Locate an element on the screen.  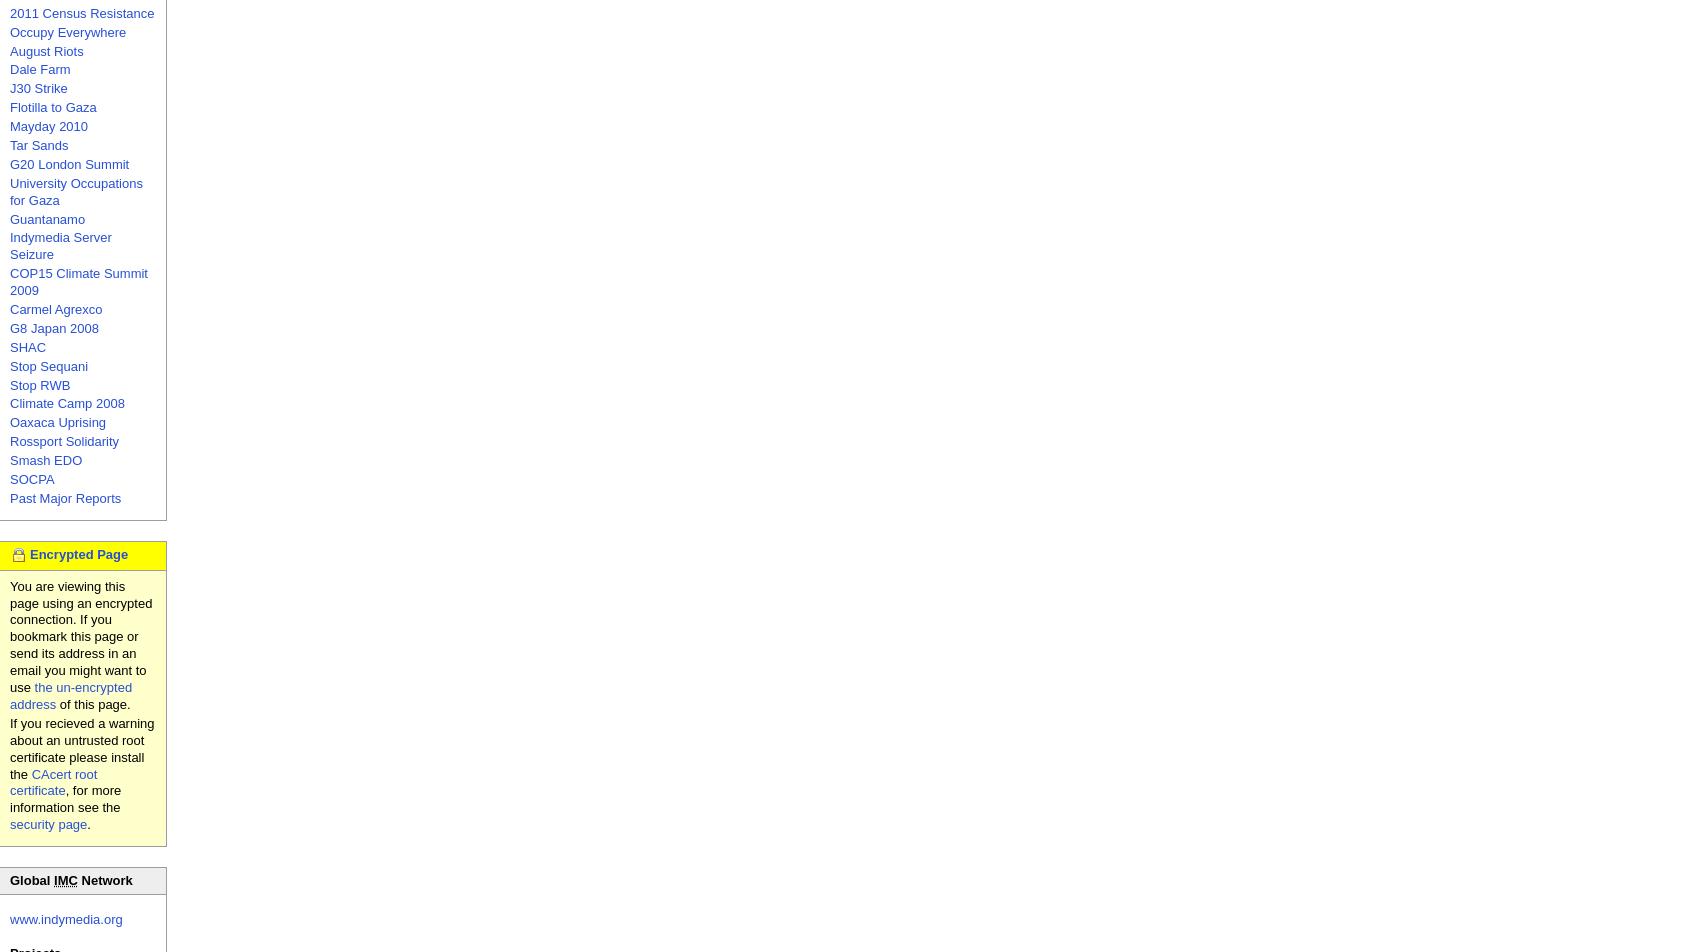
'Guantanamo' is located at coordinates (46, 218).